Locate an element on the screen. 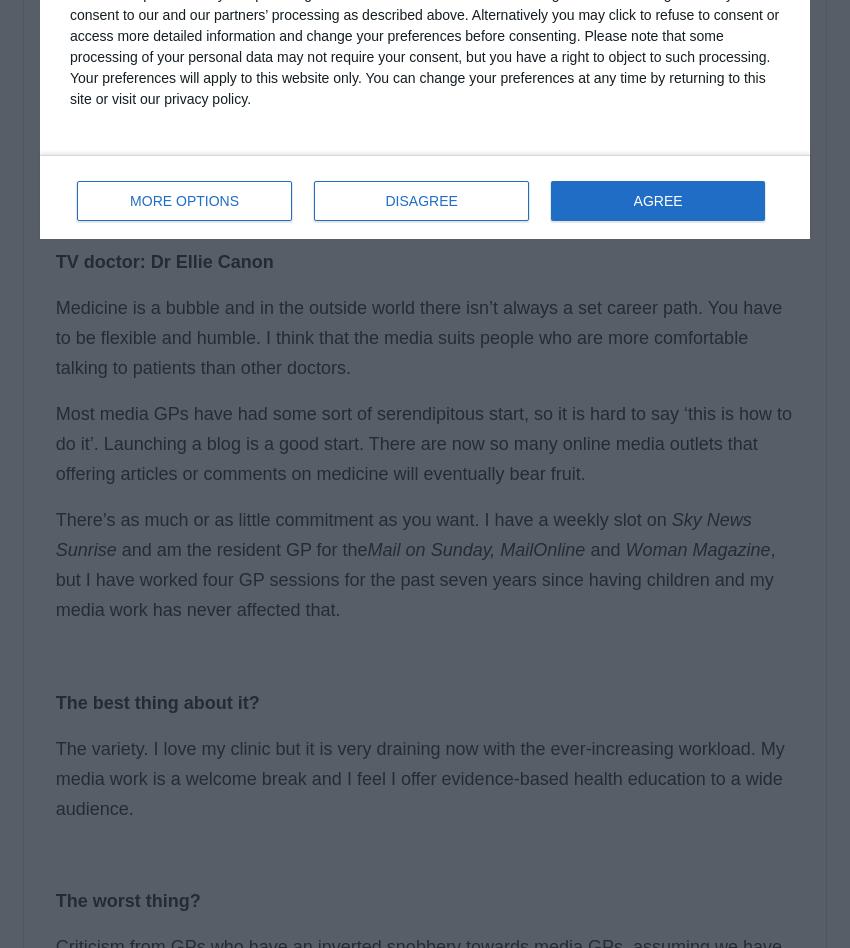  'and am the resident GP for the' is located at coordinates (241, 550).